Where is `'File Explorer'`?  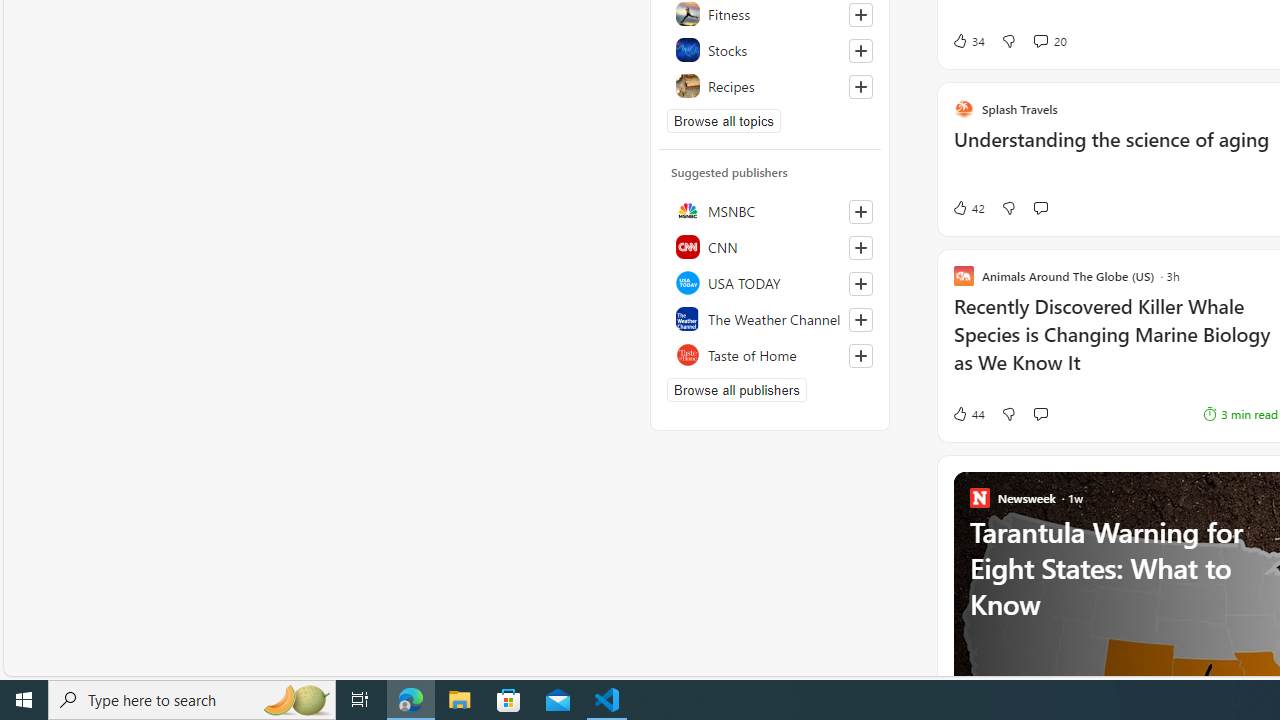
'File Explorer' is located at coordinates (459, 698).